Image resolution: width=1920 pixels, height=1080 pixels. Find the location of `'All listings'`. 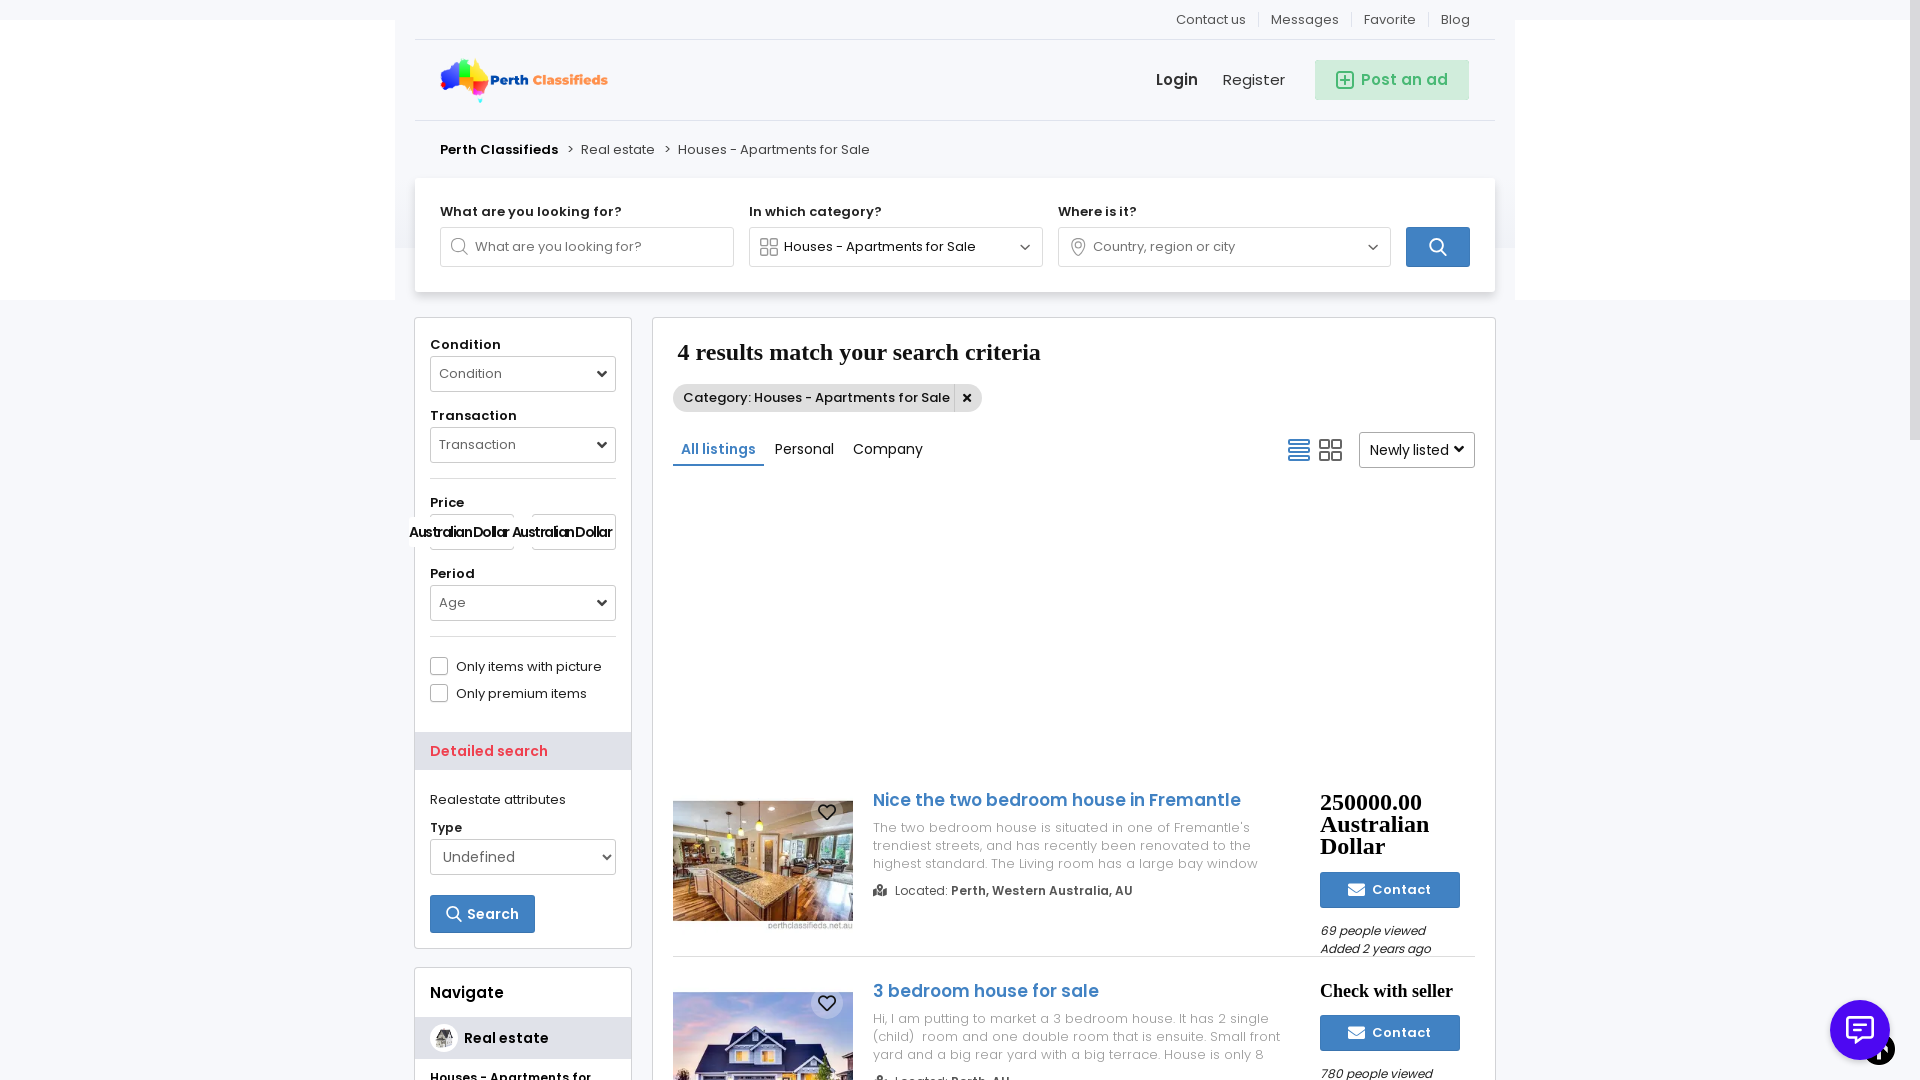

'All listings' is located at coordinates (718, 447).